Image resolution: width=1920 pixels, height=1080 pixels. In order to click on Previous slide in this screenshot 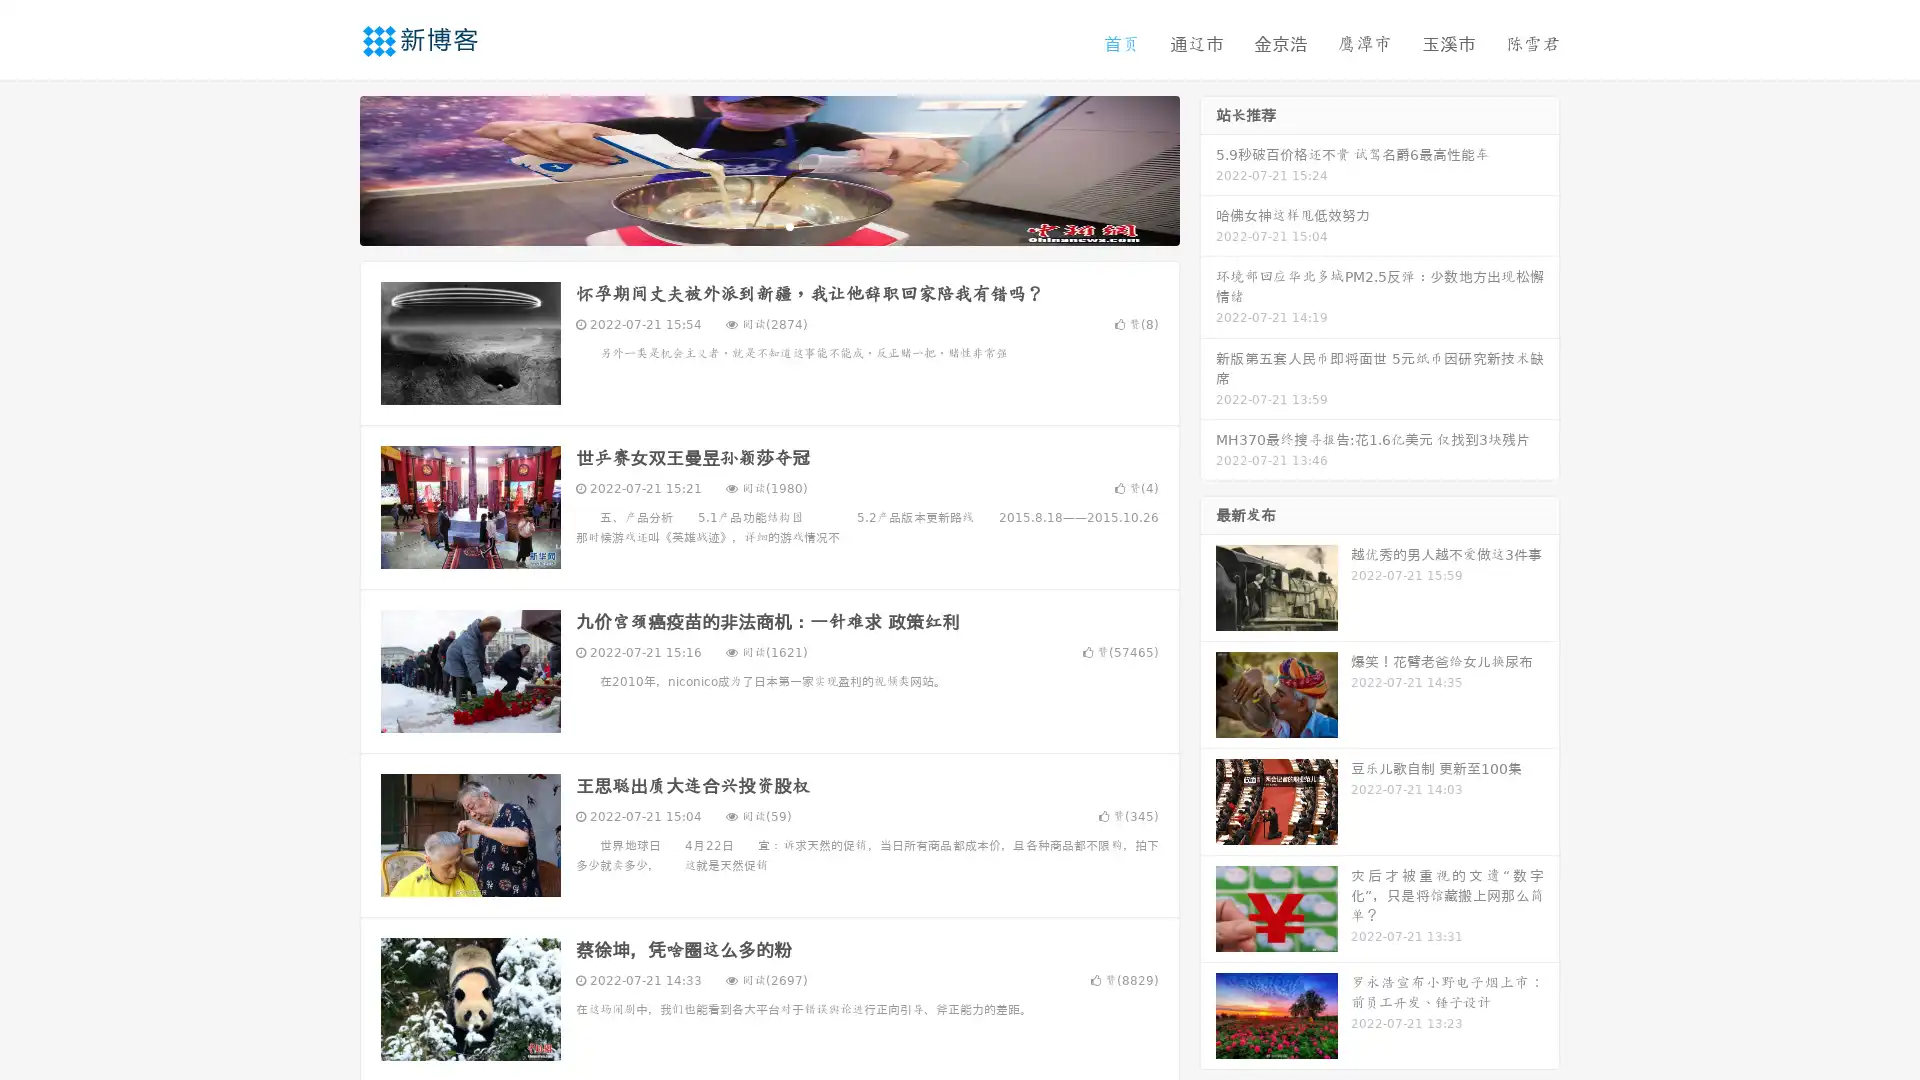, I will do `click(330, 168)`.